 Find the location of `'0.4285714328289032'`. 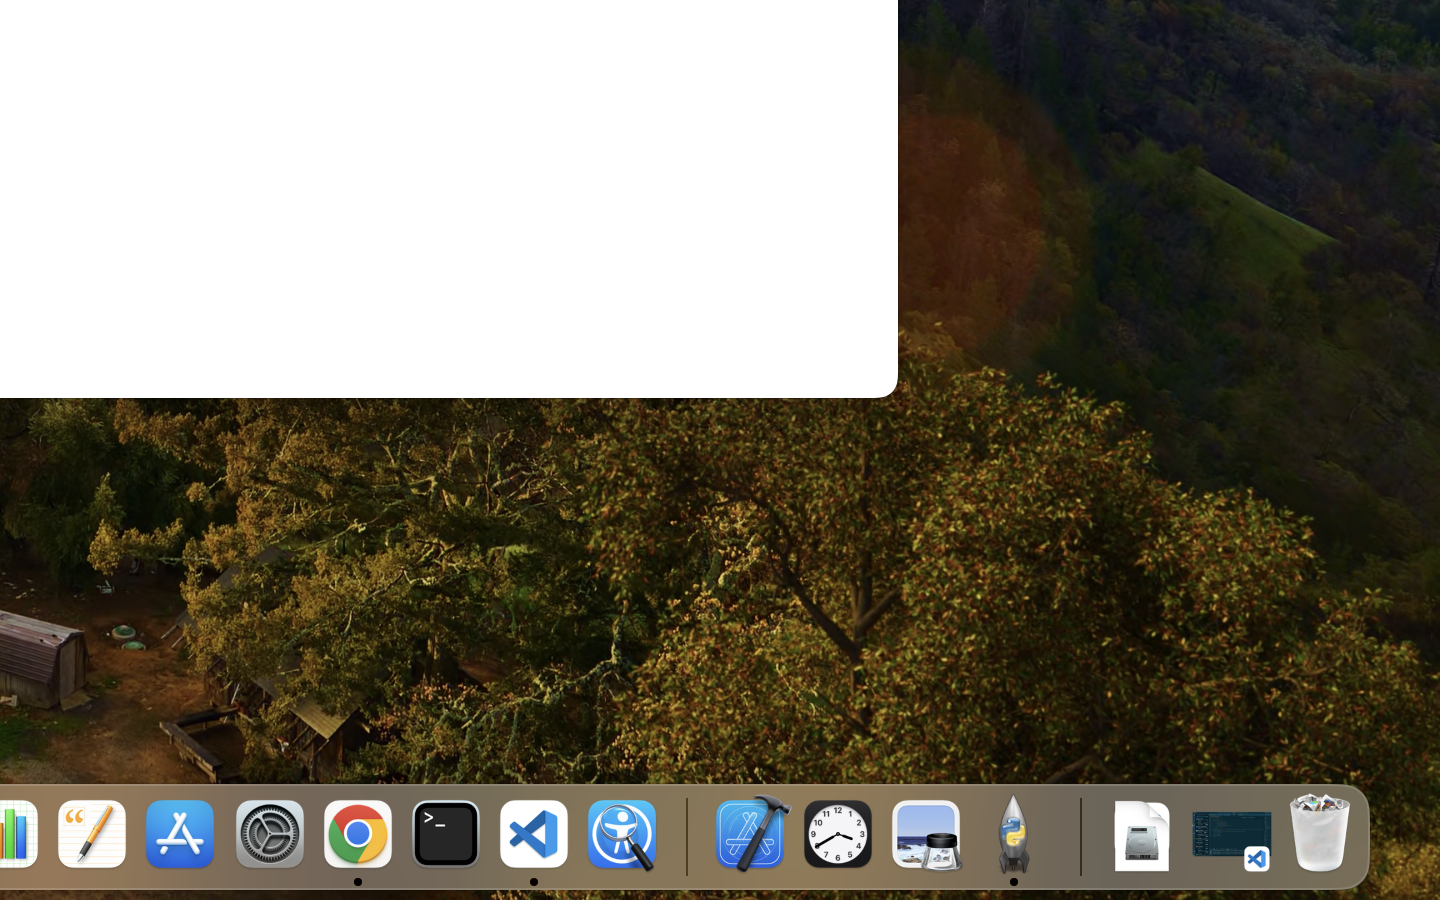

'0.4285714328289032' is located at coordinates (685, 835).